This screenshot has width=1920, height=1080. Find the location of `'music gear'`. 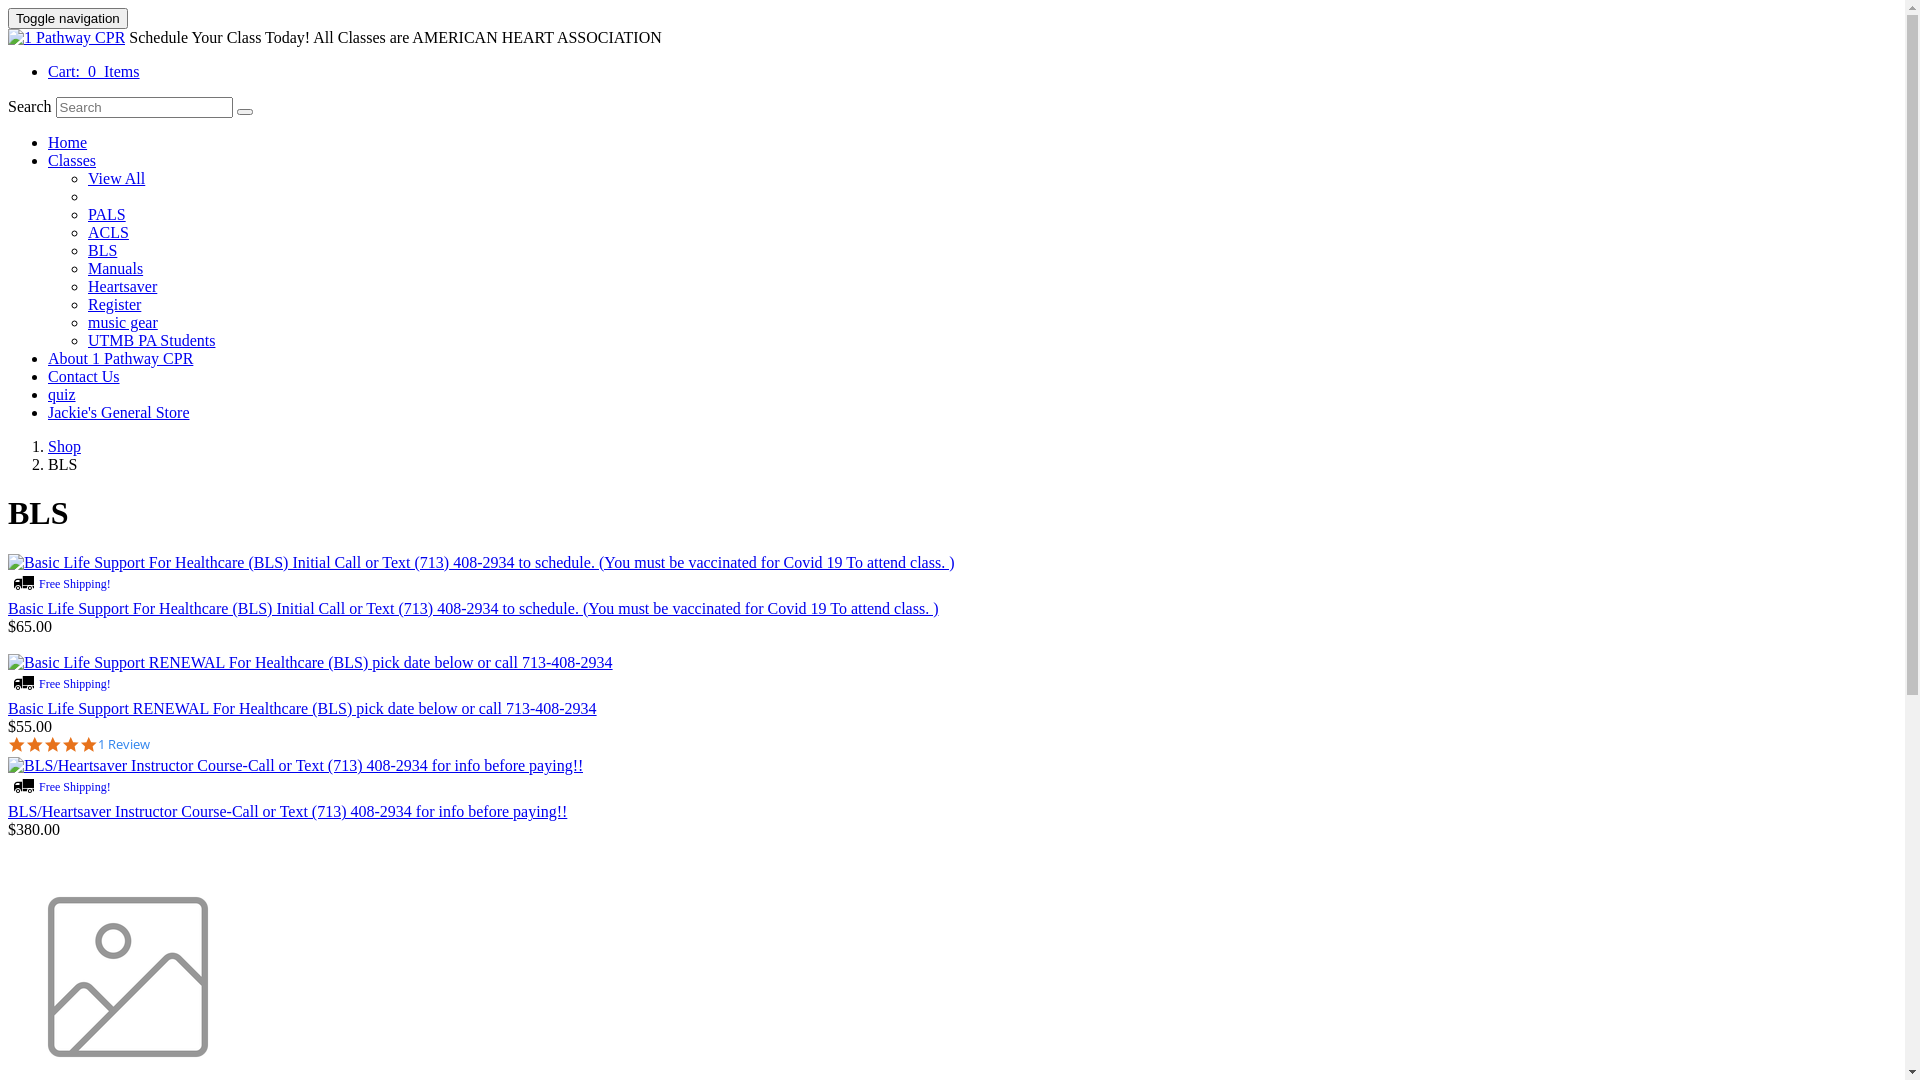

'music gear' is located at coordinates (122, 321).